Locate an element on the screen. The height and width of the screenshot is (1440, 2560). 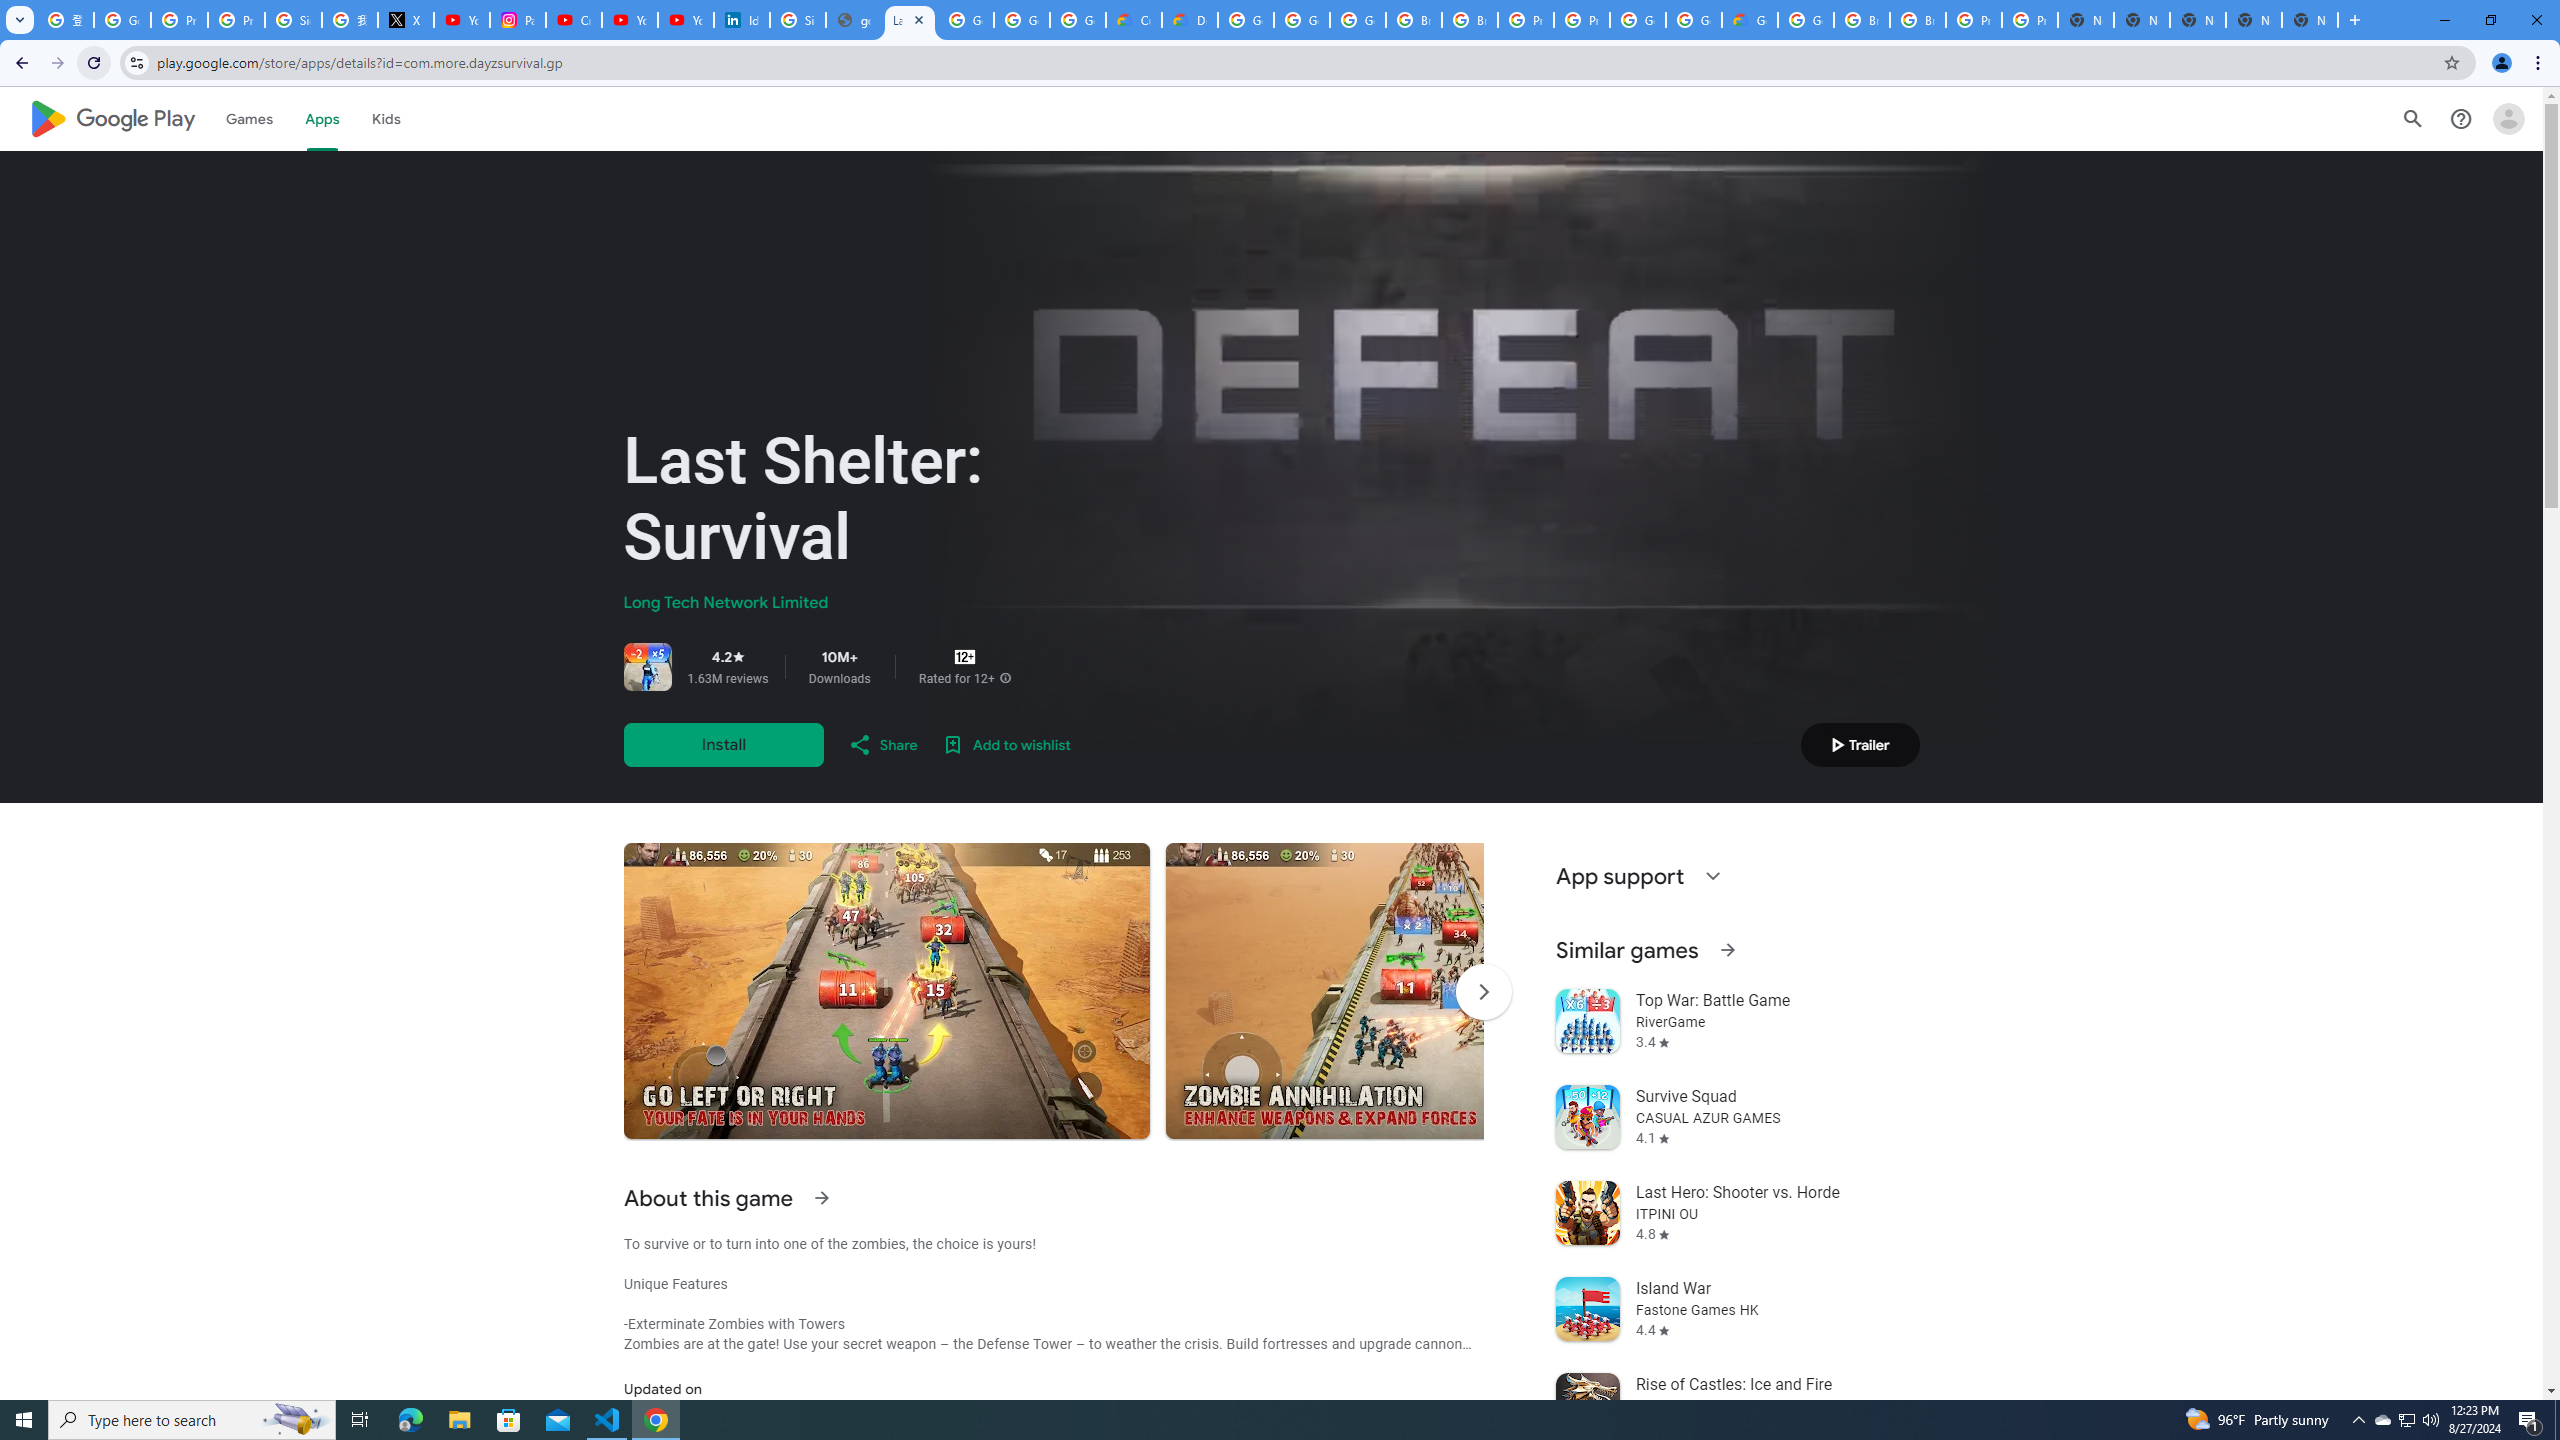
'Google Play logo' is located at coordinates (111, 118).